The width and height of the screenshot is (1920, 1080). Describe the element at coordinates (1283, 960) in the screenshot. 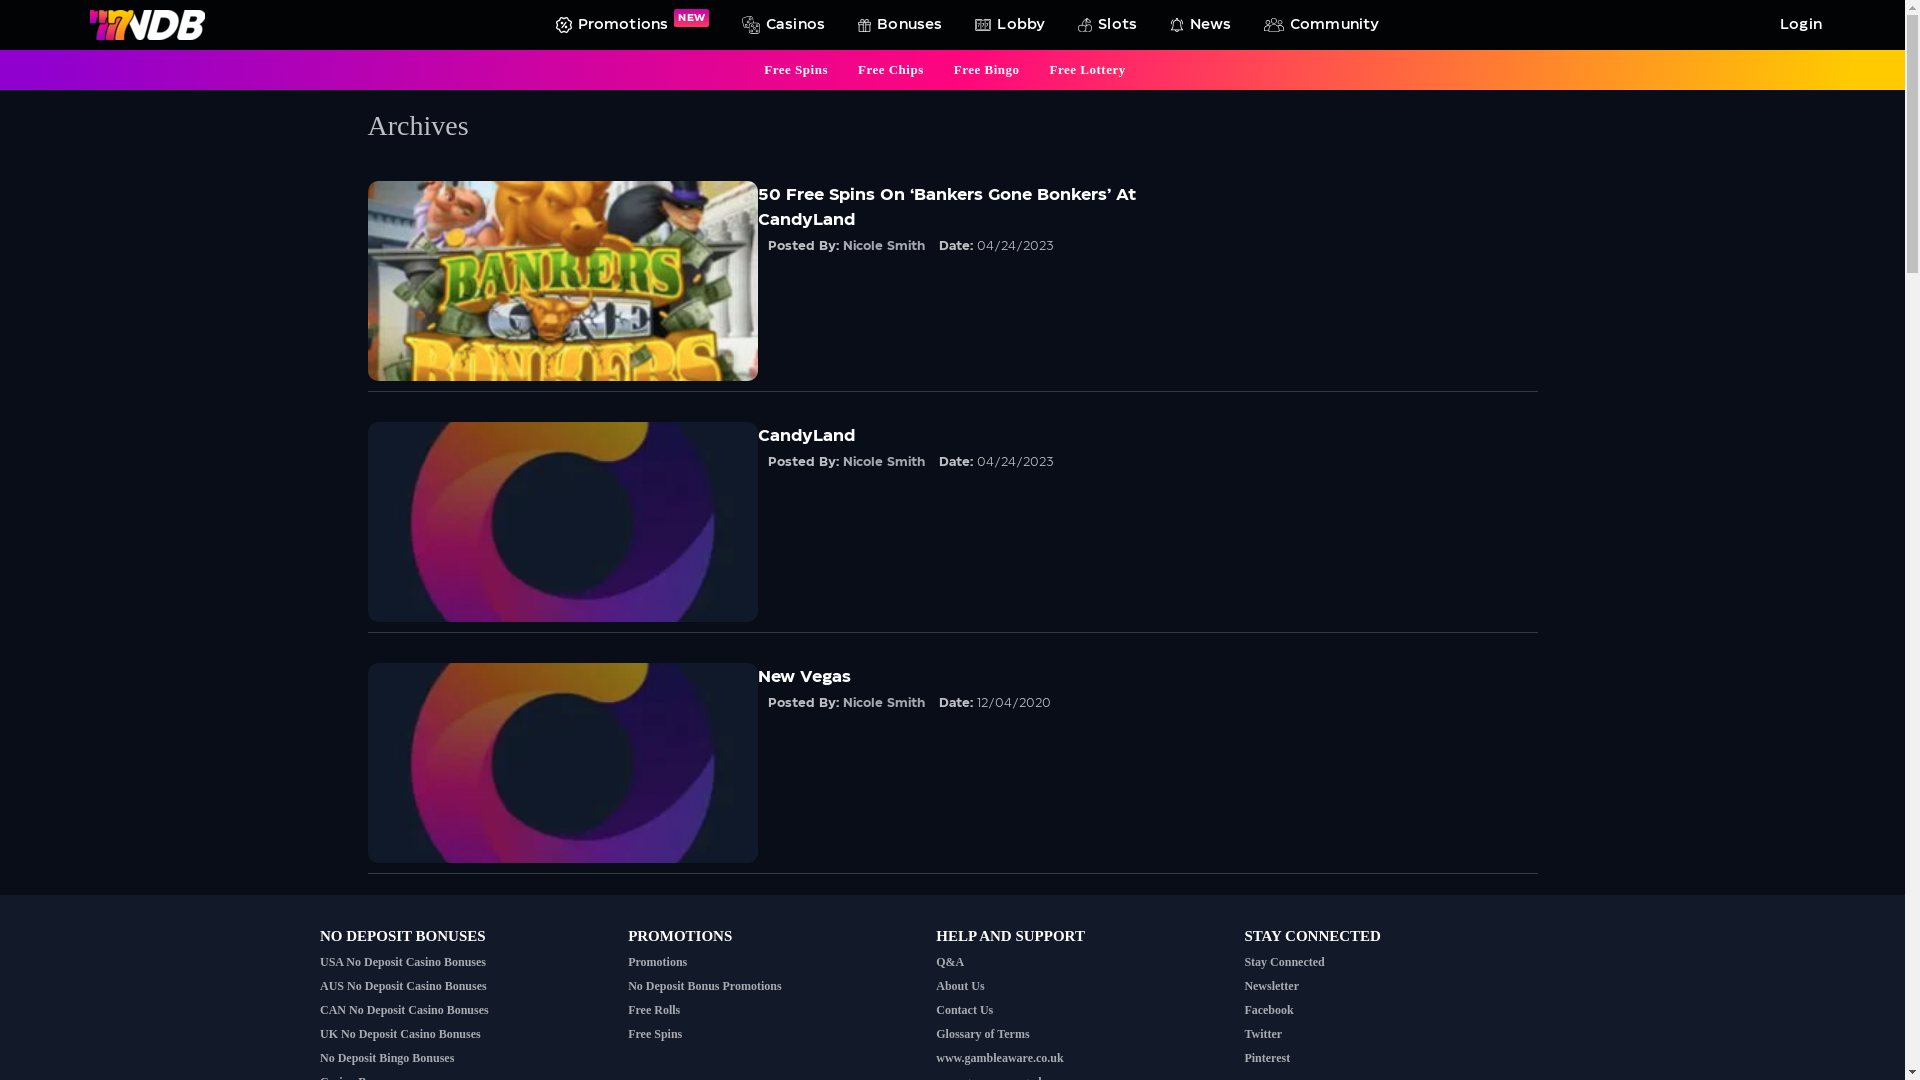

I see `'Stay Connected'` at that location.